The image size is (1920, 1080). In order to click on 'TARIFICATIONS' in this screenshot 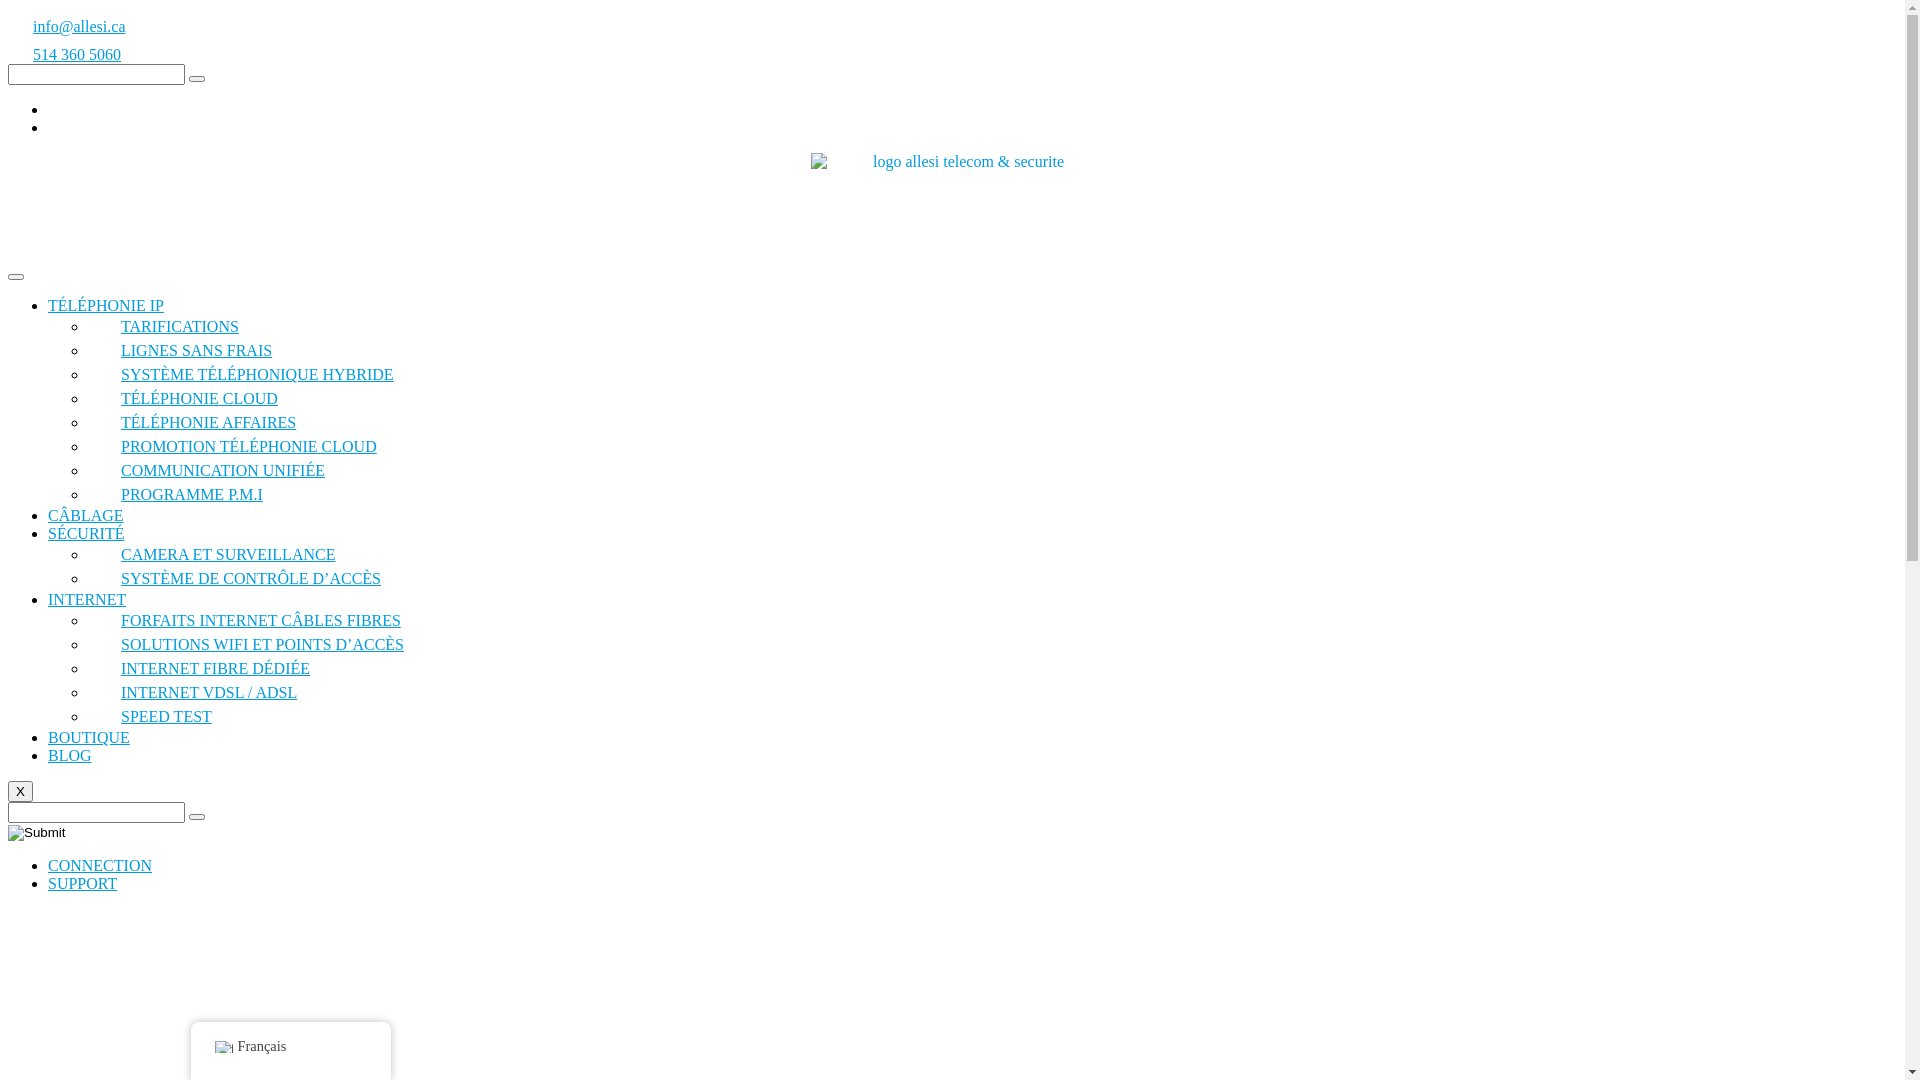, I will do `click(190, 324)`.